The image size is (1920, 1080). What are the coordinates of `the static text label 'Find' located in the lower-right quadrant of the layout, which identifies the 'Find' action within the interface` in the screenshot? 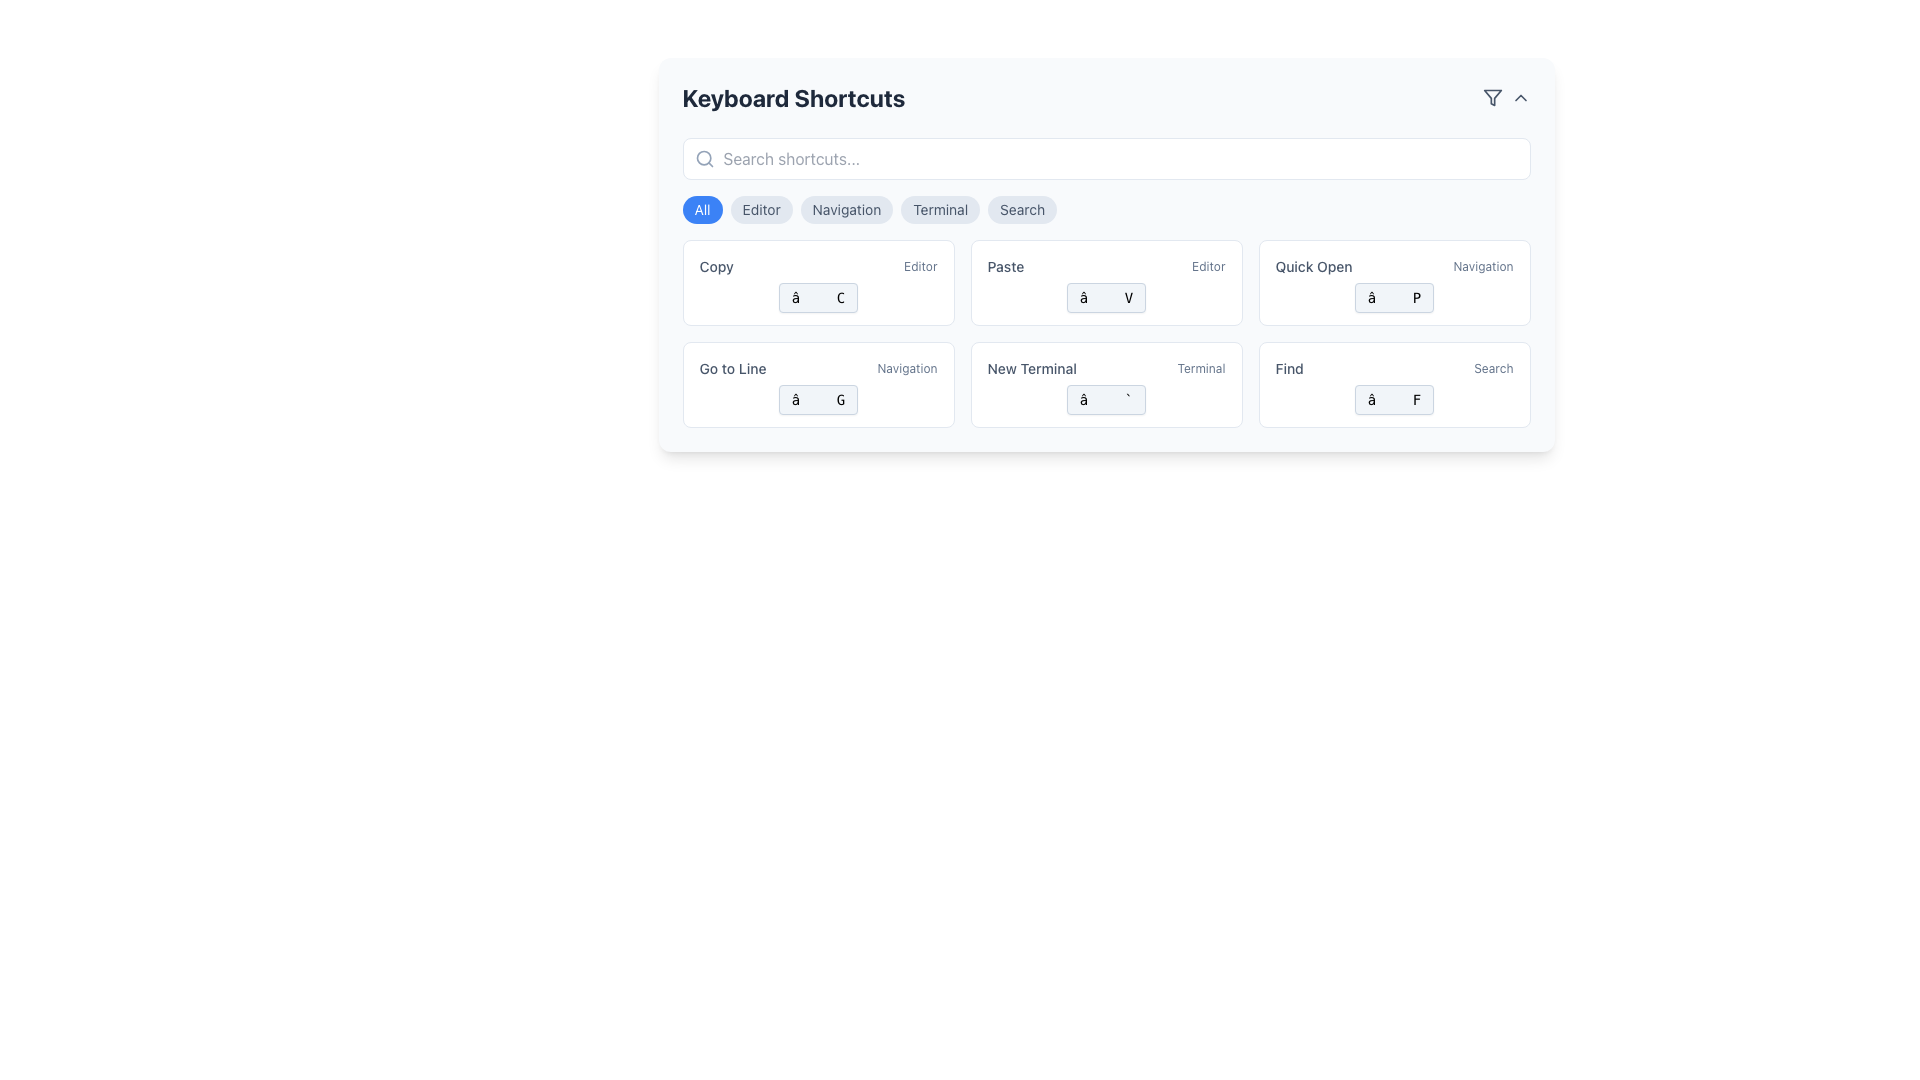 It's located at (1289, 369).